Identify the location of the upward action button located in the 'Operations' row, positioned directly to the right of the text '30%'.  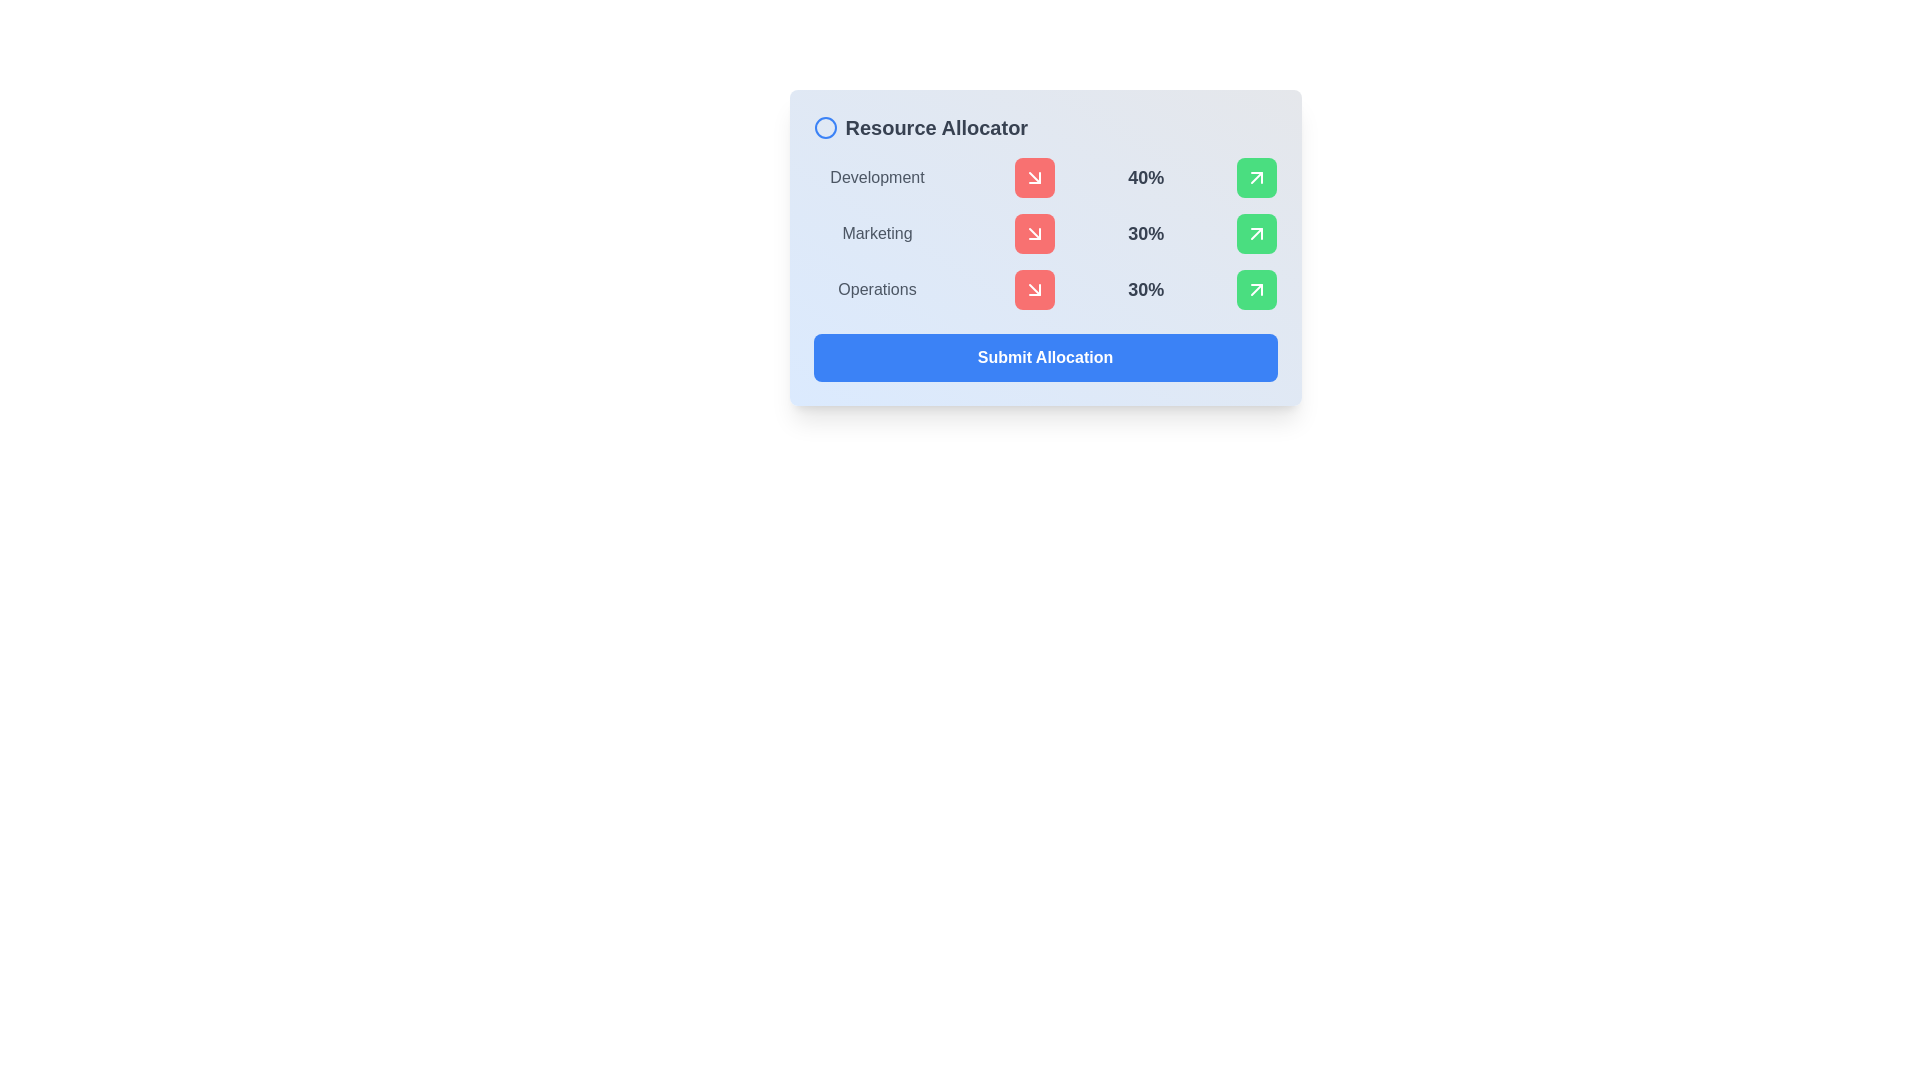
(1256, 289).